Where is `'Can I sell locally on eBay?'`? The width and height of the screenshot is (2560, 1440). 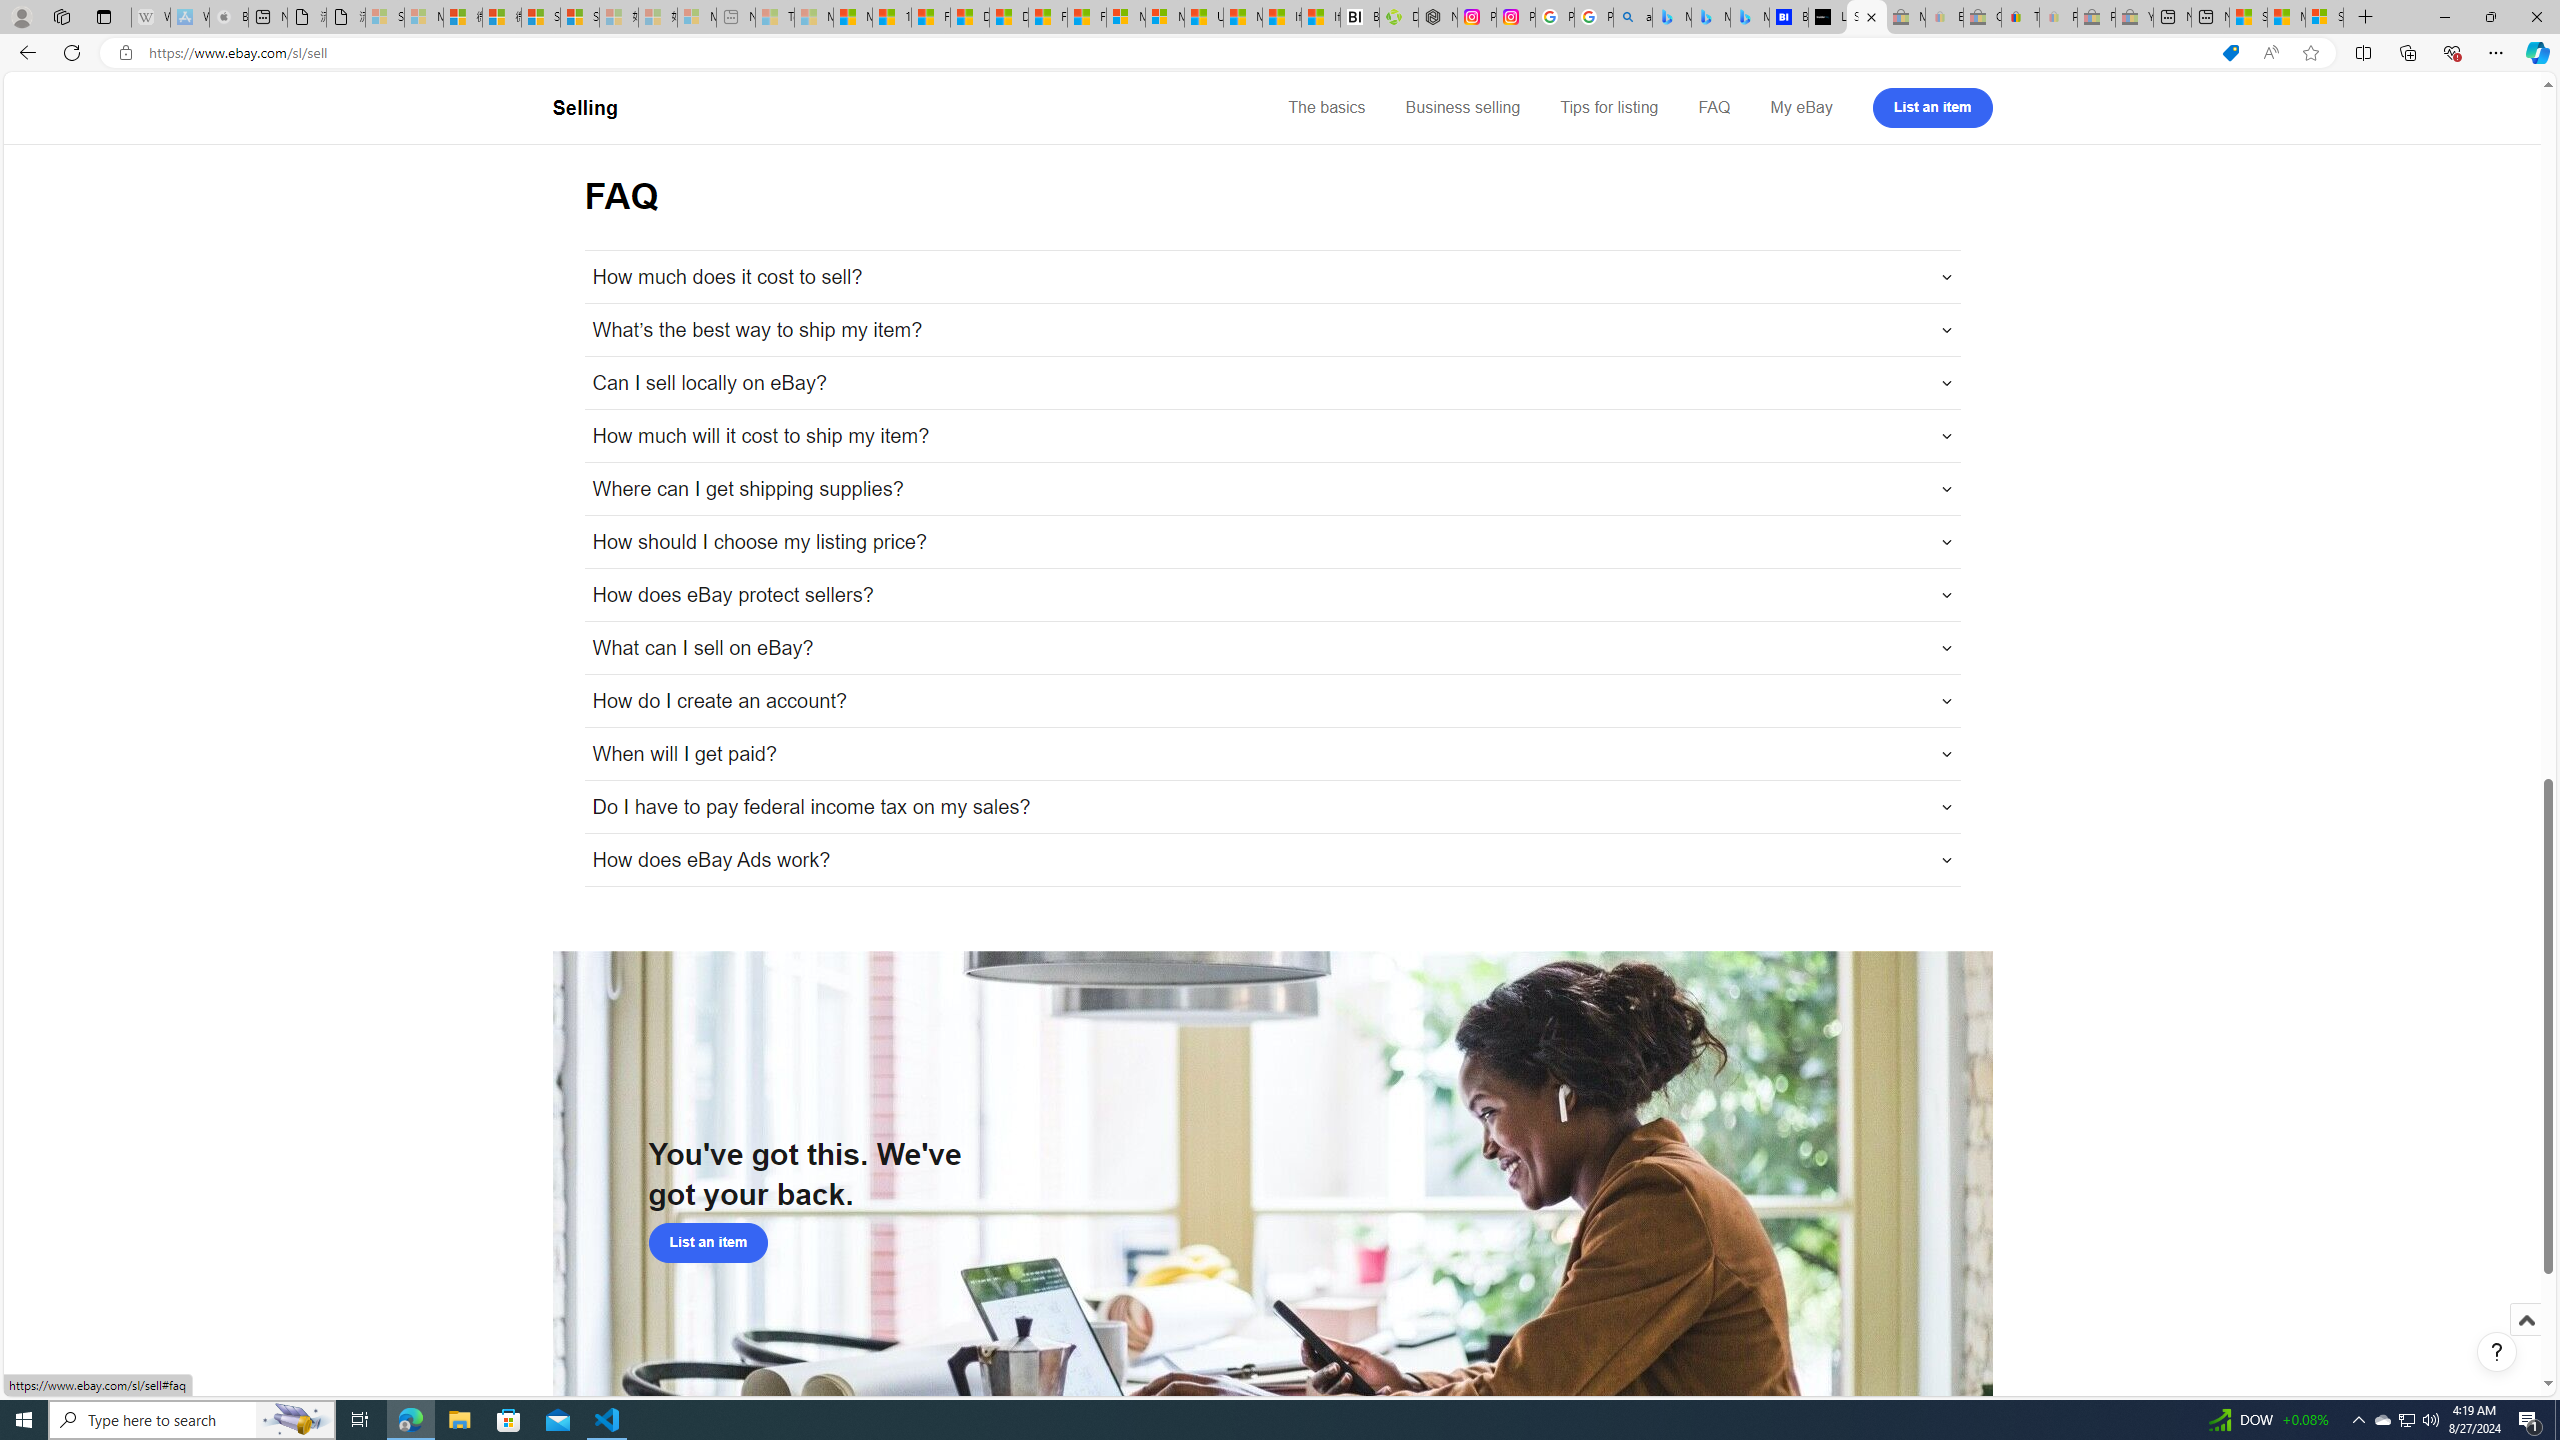
'Can I sell locally on eBay?' is located at coordinates (1271, 382).